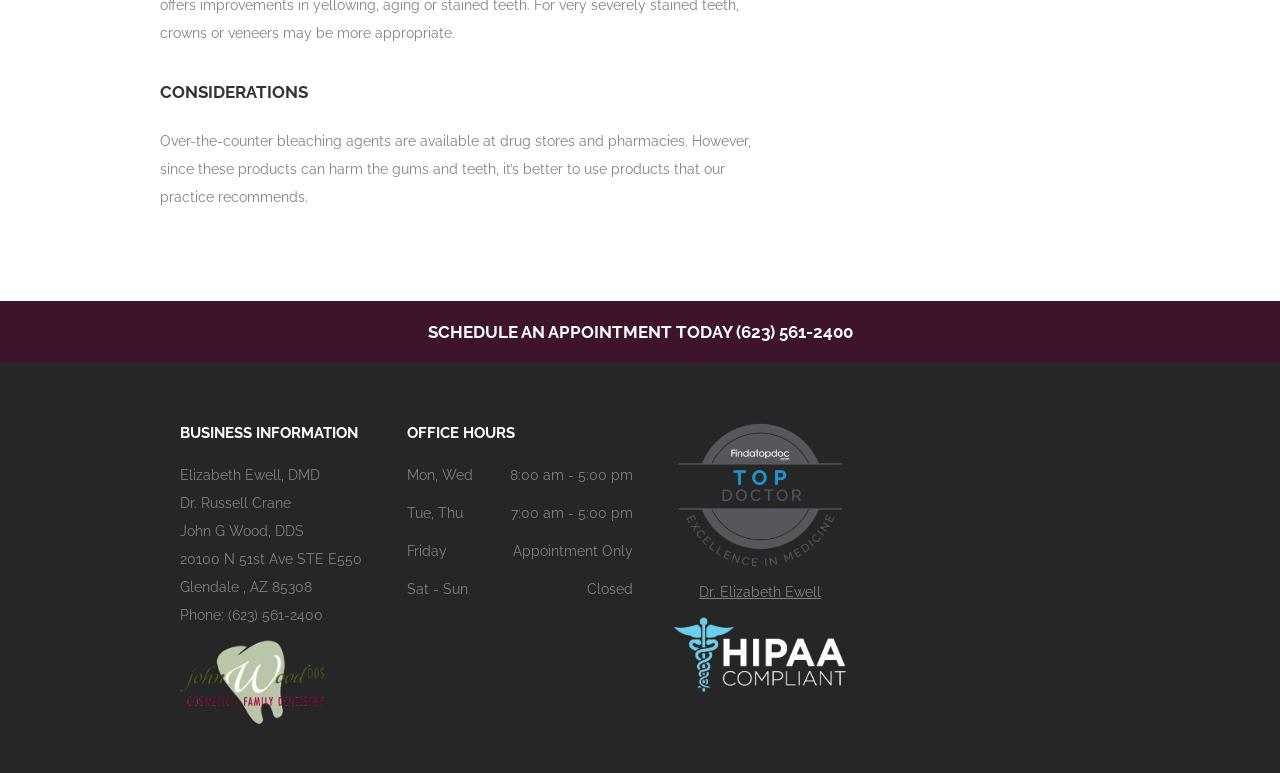  Describe the element at coordinates (406, 588) in the screenshot. I see `'Sat - Sun'` at that location.